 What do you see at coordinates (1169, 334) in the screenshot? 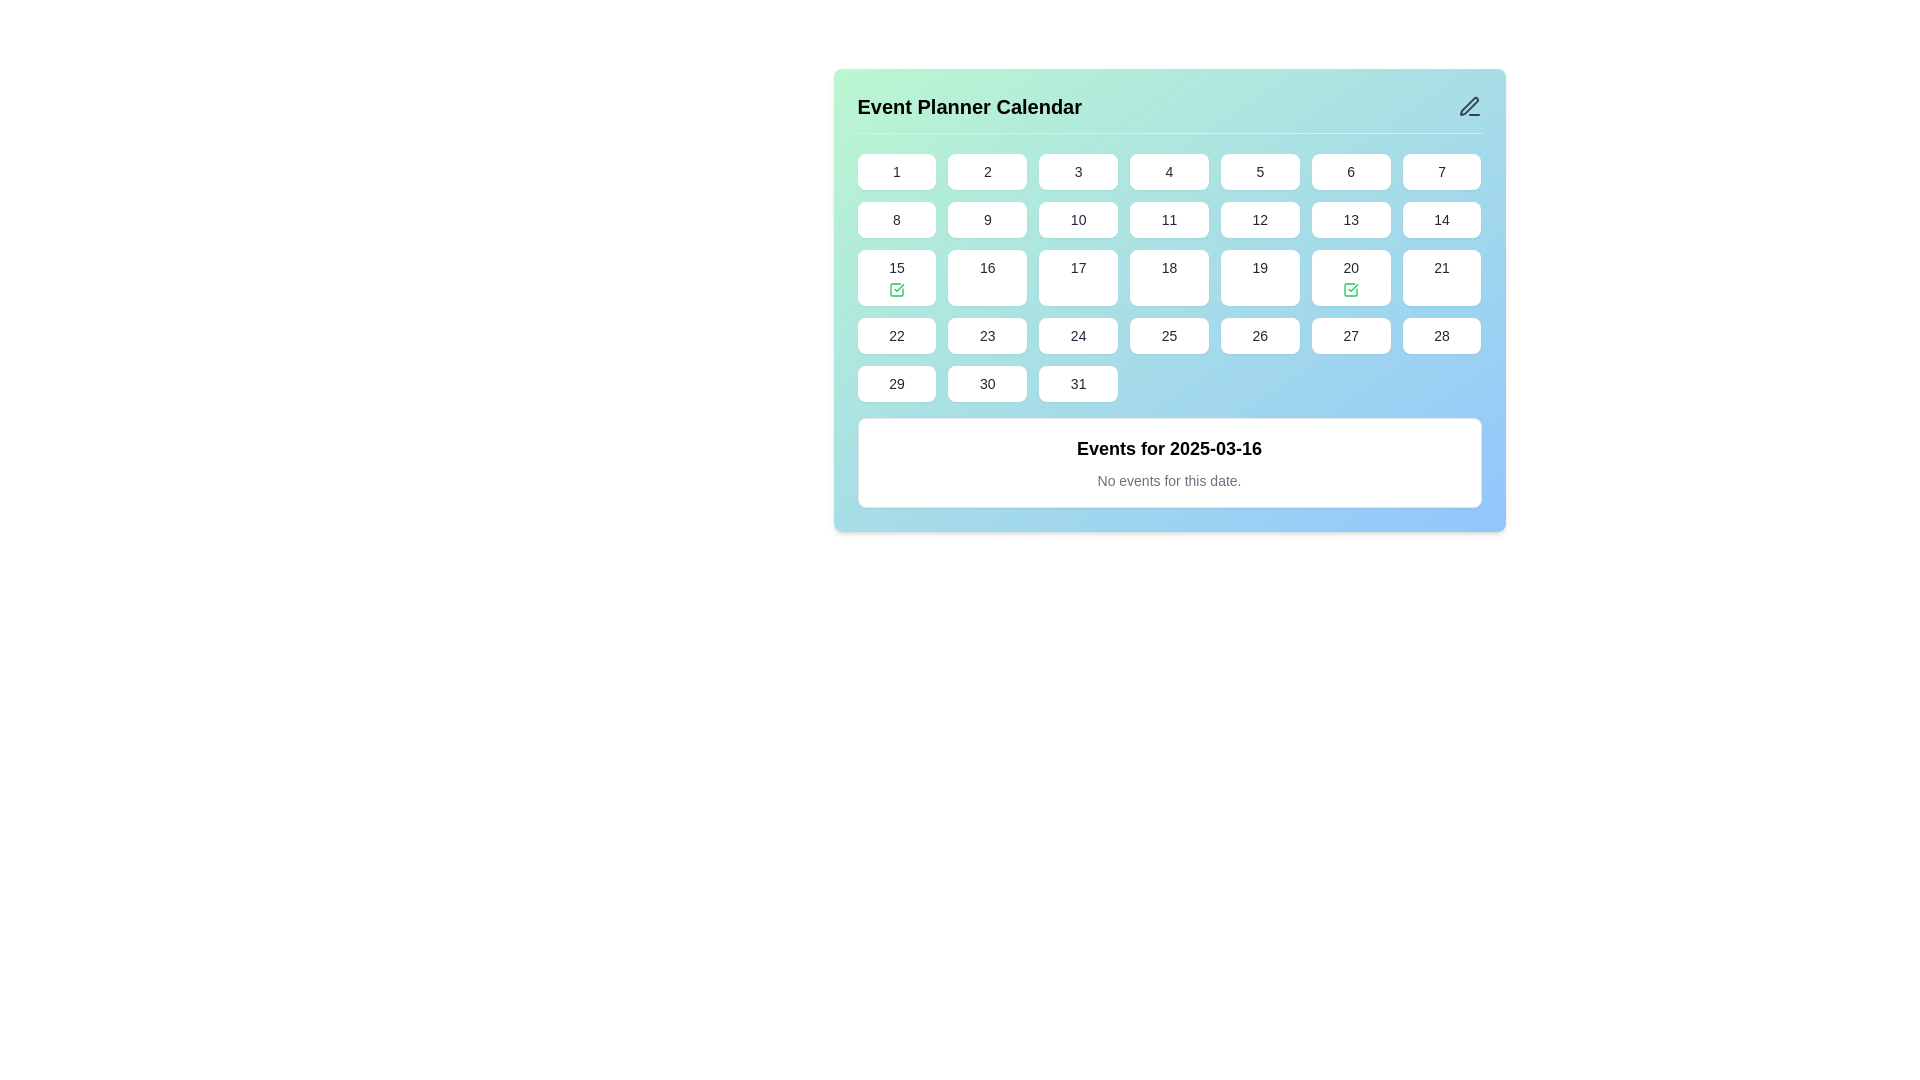
I see `the selectable date button in the calendar component located in the fourth row and fourth column` at bounding box center [1169, 334].